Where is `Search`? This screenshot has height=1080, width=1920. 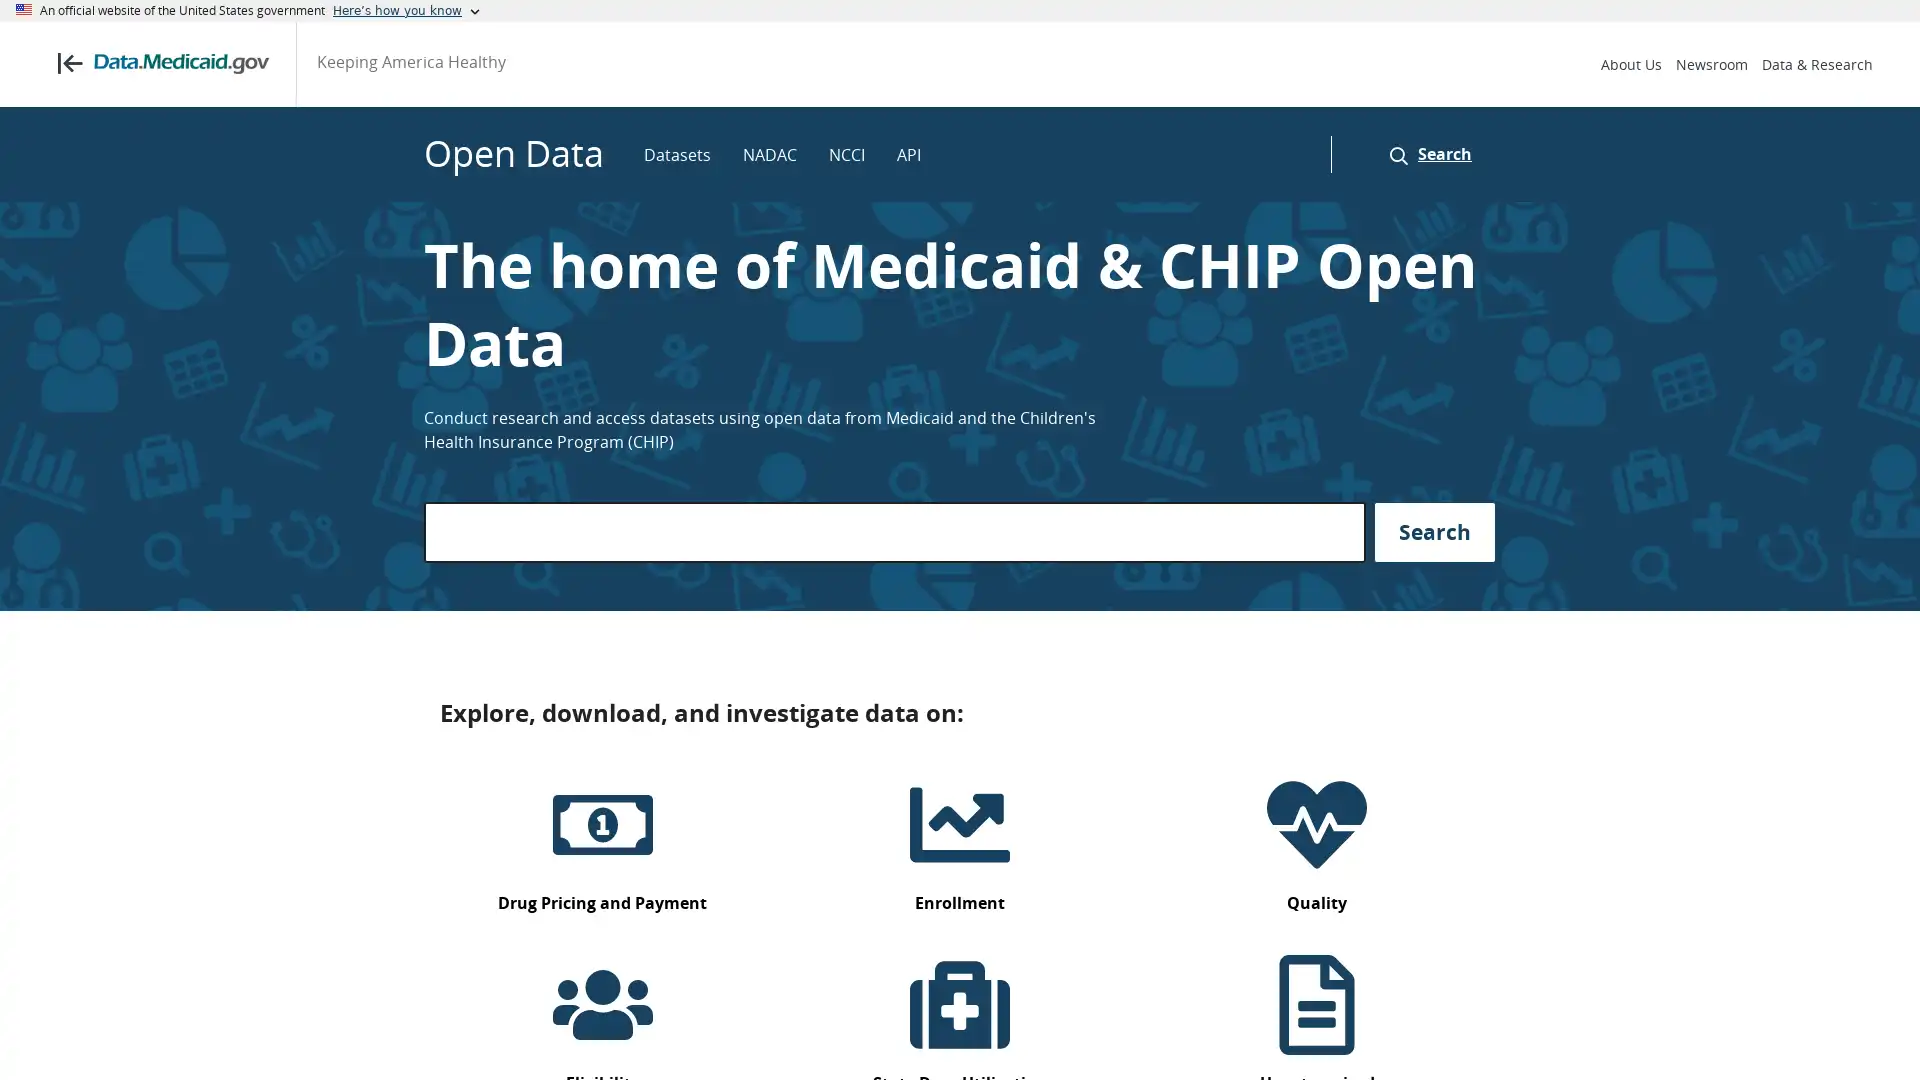 Search is located at coordinates (1424, 153).